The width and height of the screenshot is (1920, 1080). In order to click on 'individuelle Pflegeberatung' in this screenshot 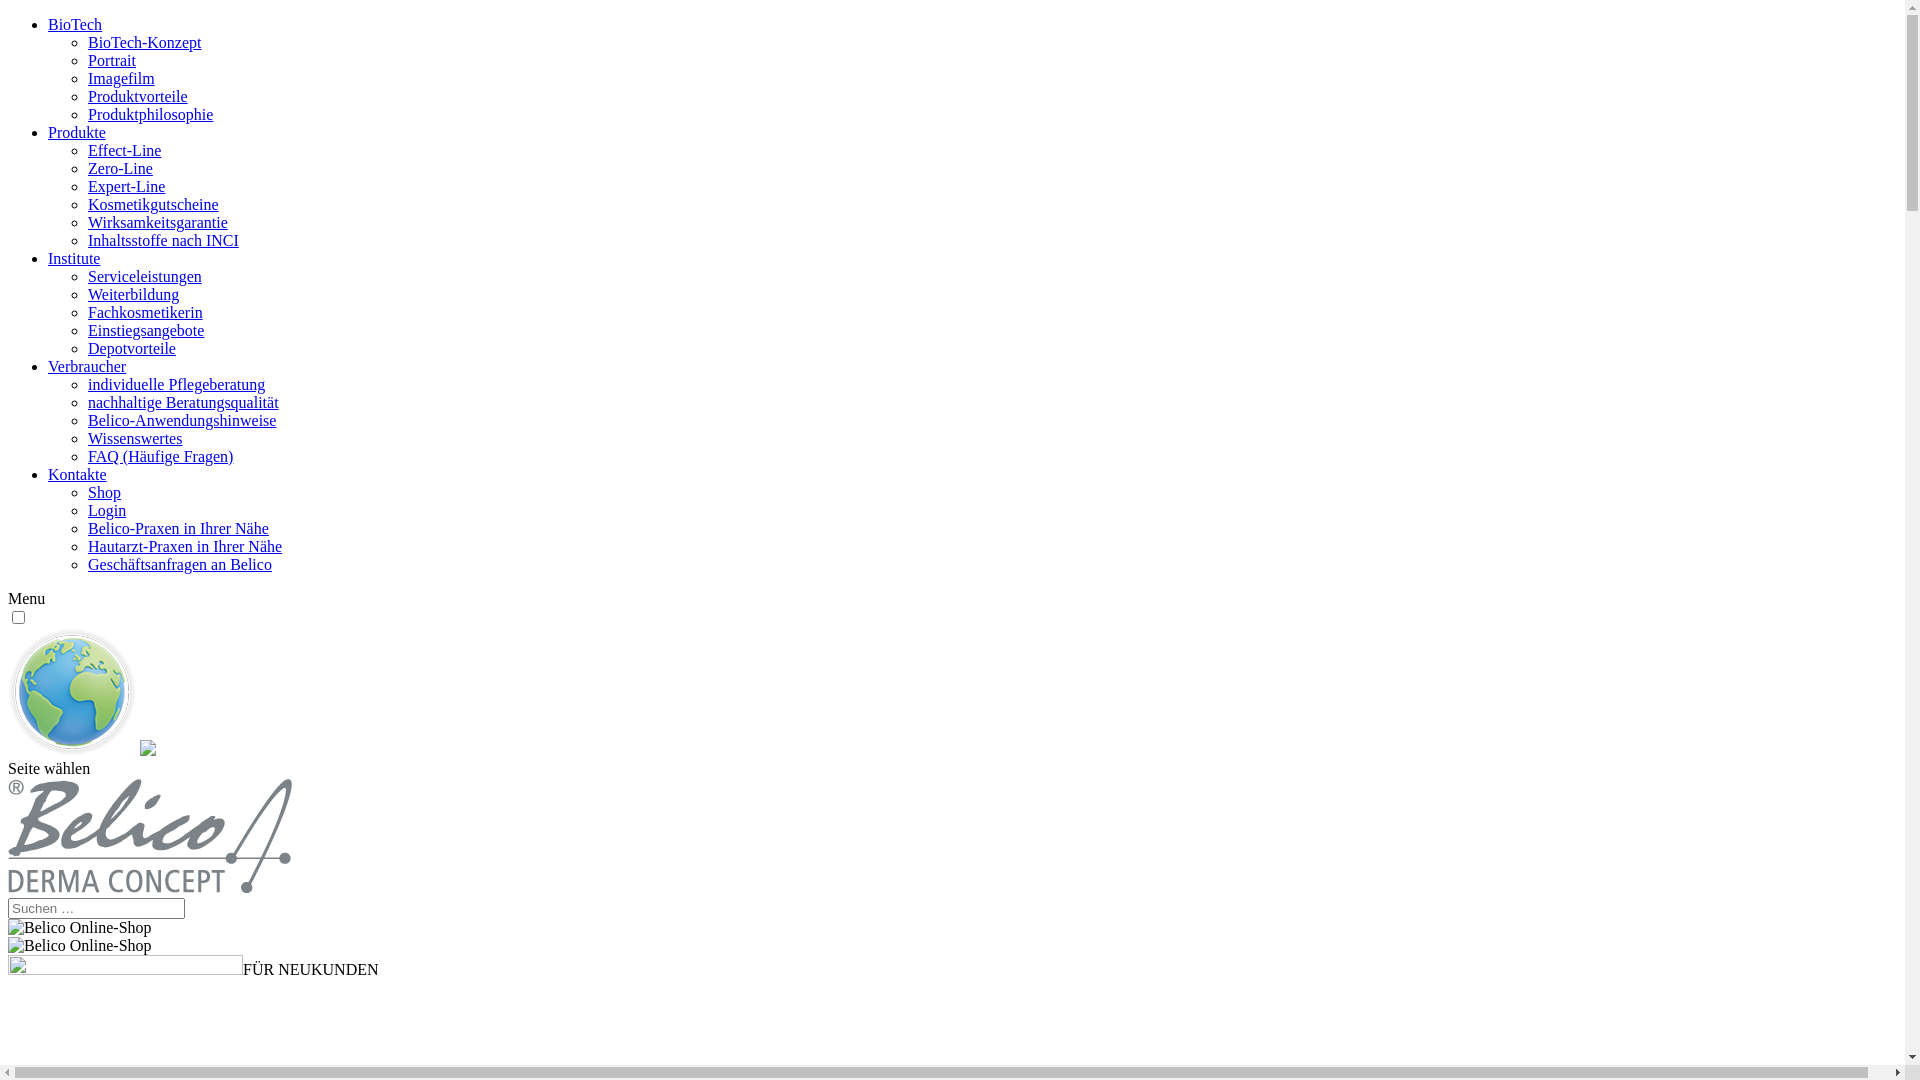, I will do `click(176, 384)`.